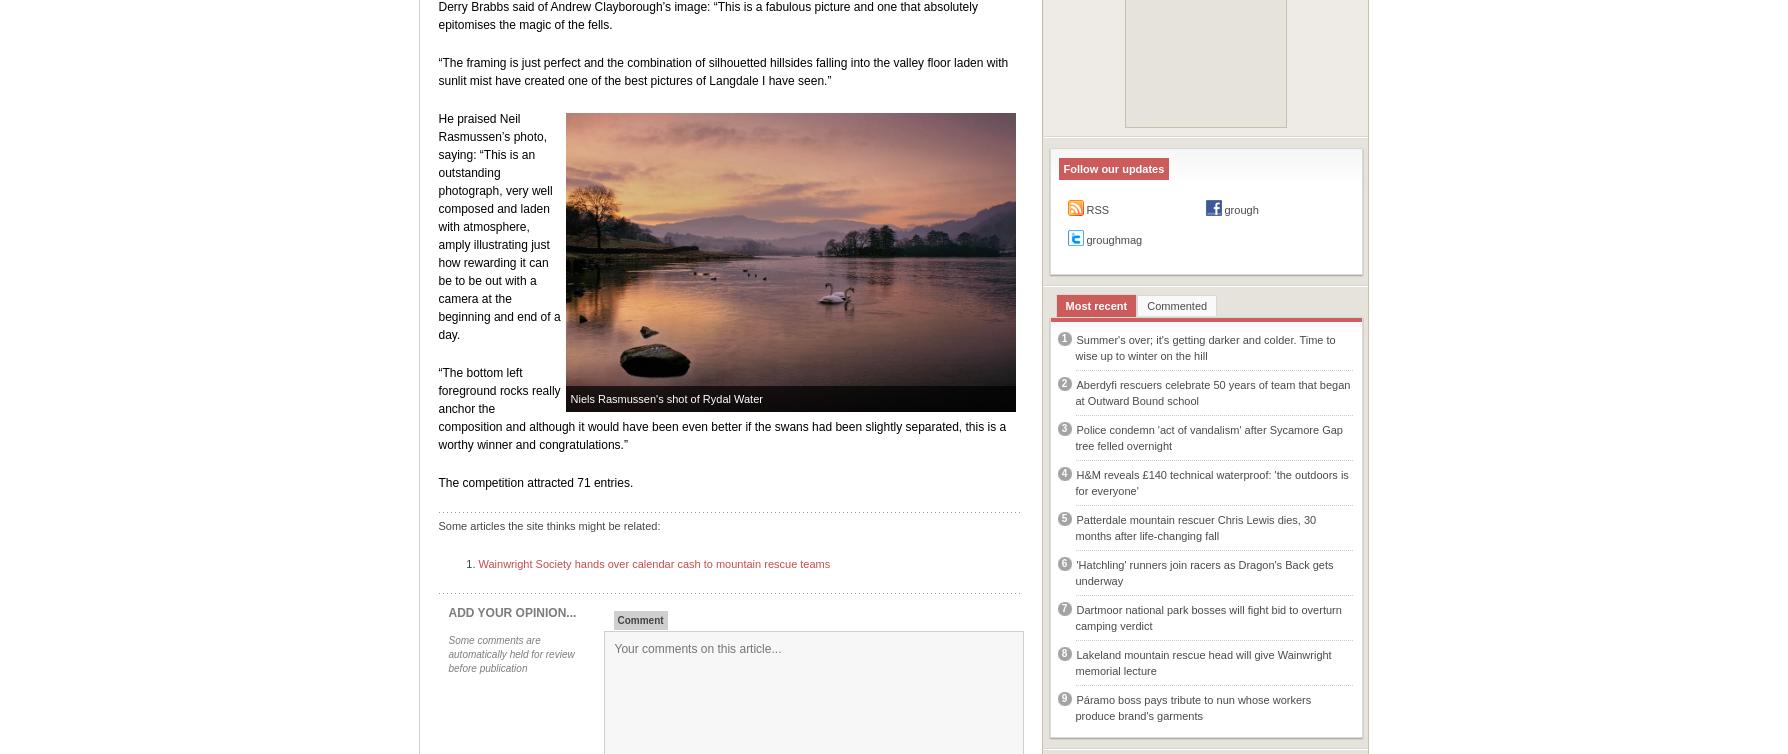 The height and width of the screenshot is (754, 1788). Describe the element at coordinates (1208, 437) in the screenshot. I see `'Police condemn 'act of vandalism' after Sycamore Gap tree felled overnight'` at that location.